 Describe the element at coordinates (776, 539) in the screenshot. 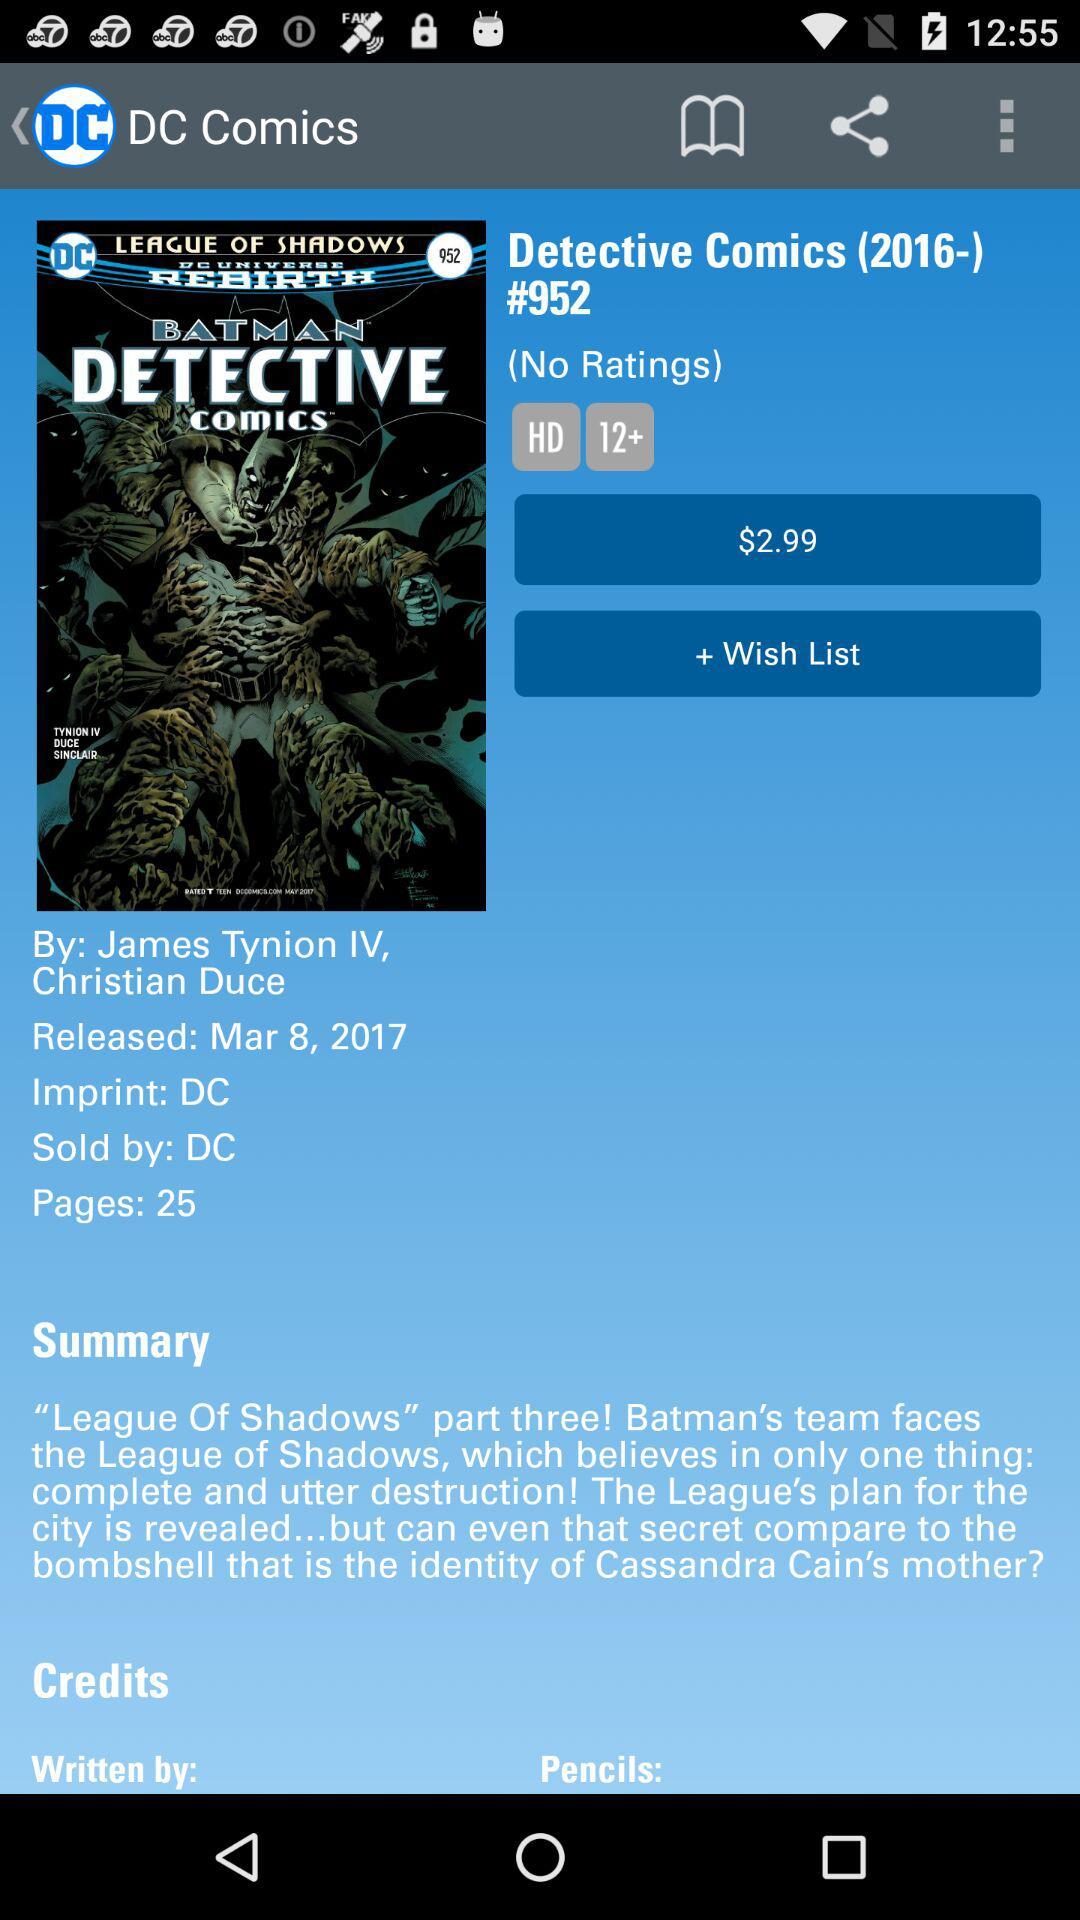

I see `the $2.99` at that location.